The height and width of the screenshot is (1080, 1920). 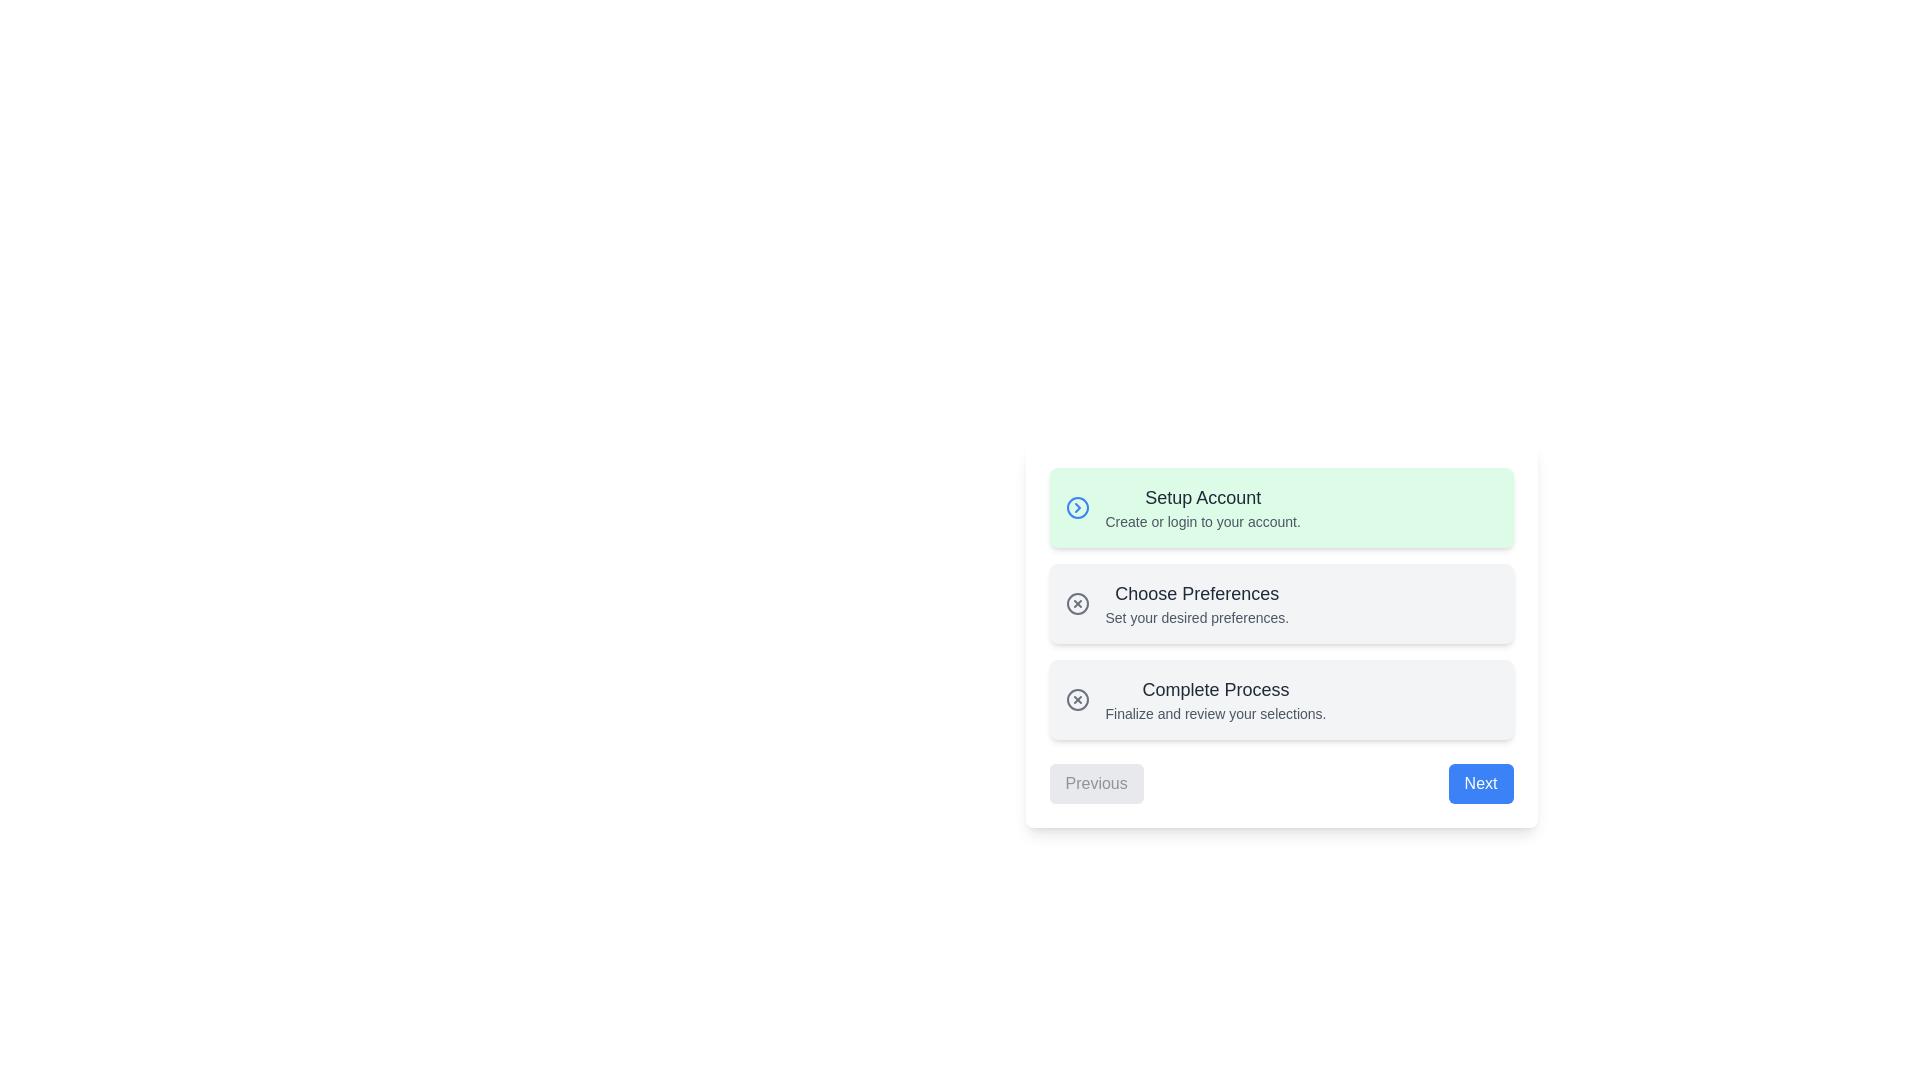 What do you see at coordinates (1281, 603) in the screenshot?
I see `the 'Choose Preferences' card, which is the second card in a vertically-stacked list` at bounding box center [1281, 603].